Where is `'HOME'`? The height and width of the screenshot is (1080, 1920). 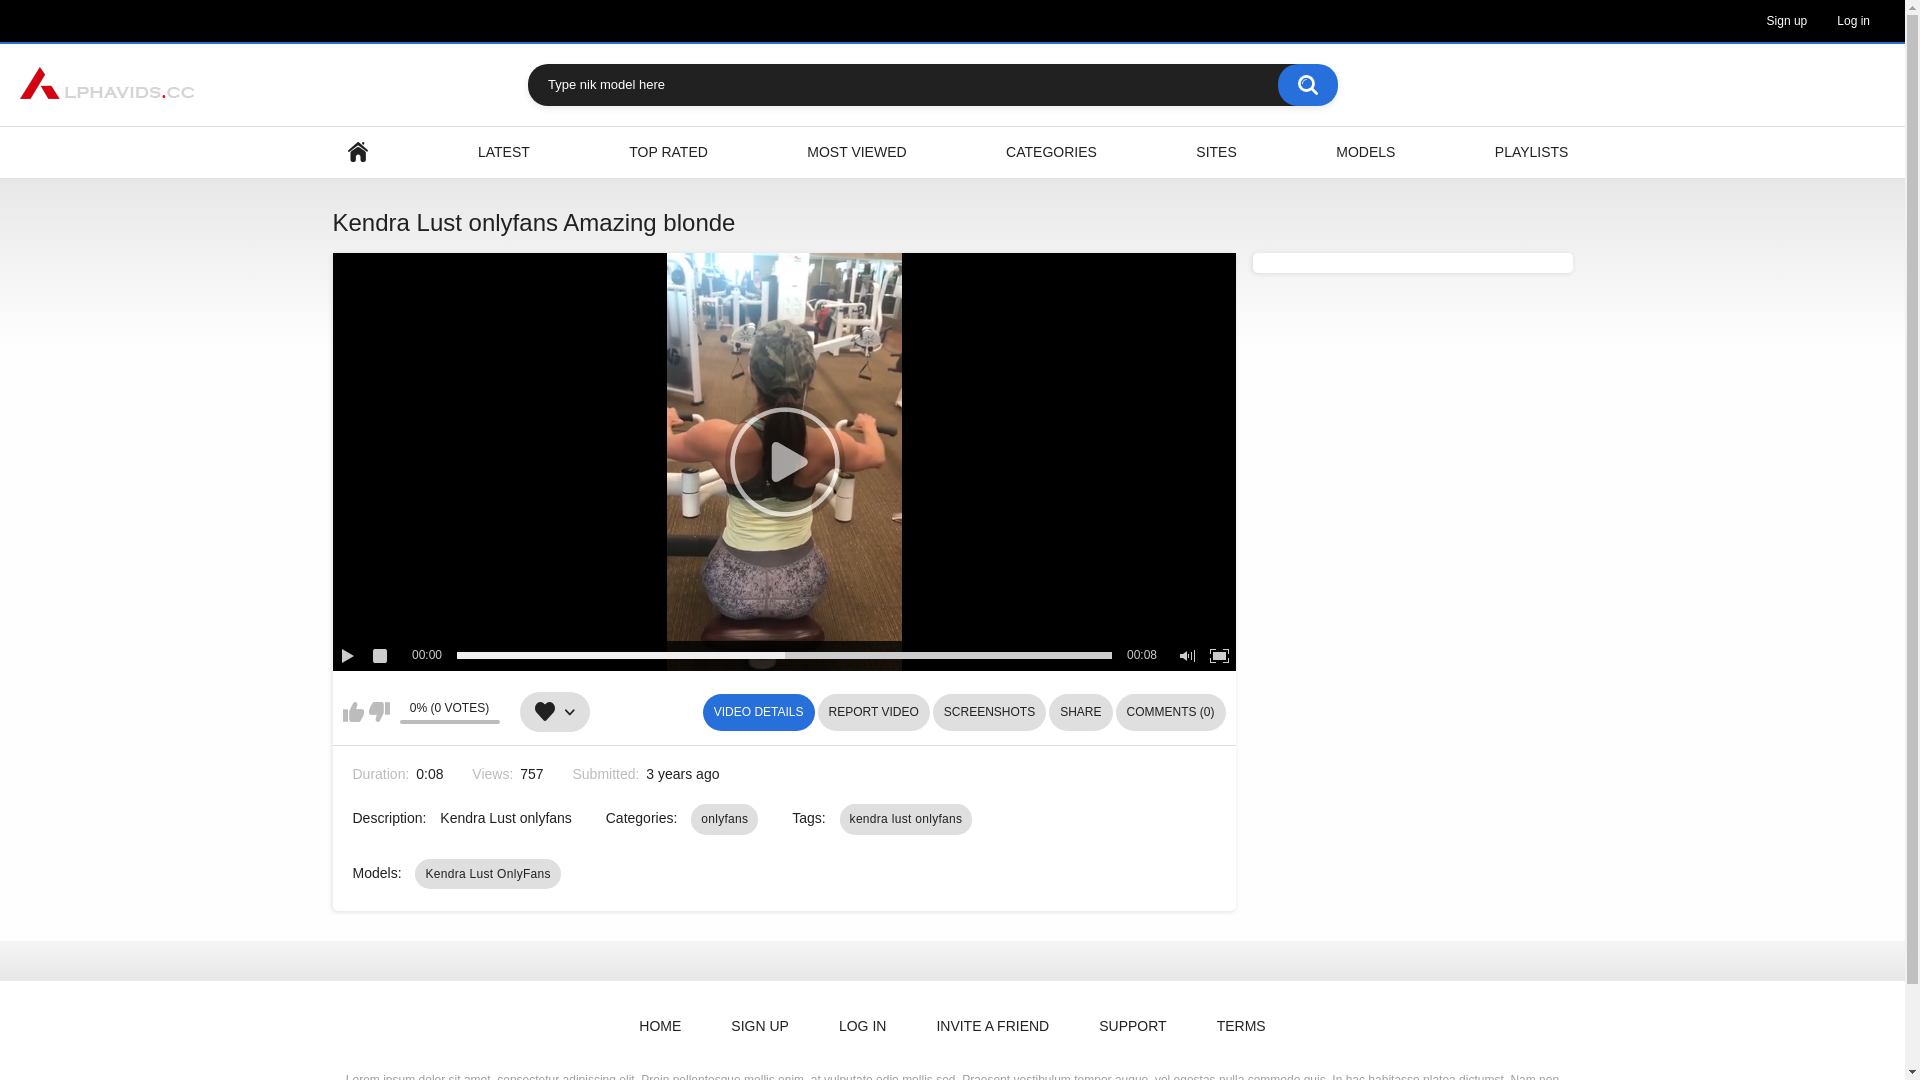
'HOME' is located at coordinates (660, 1026).